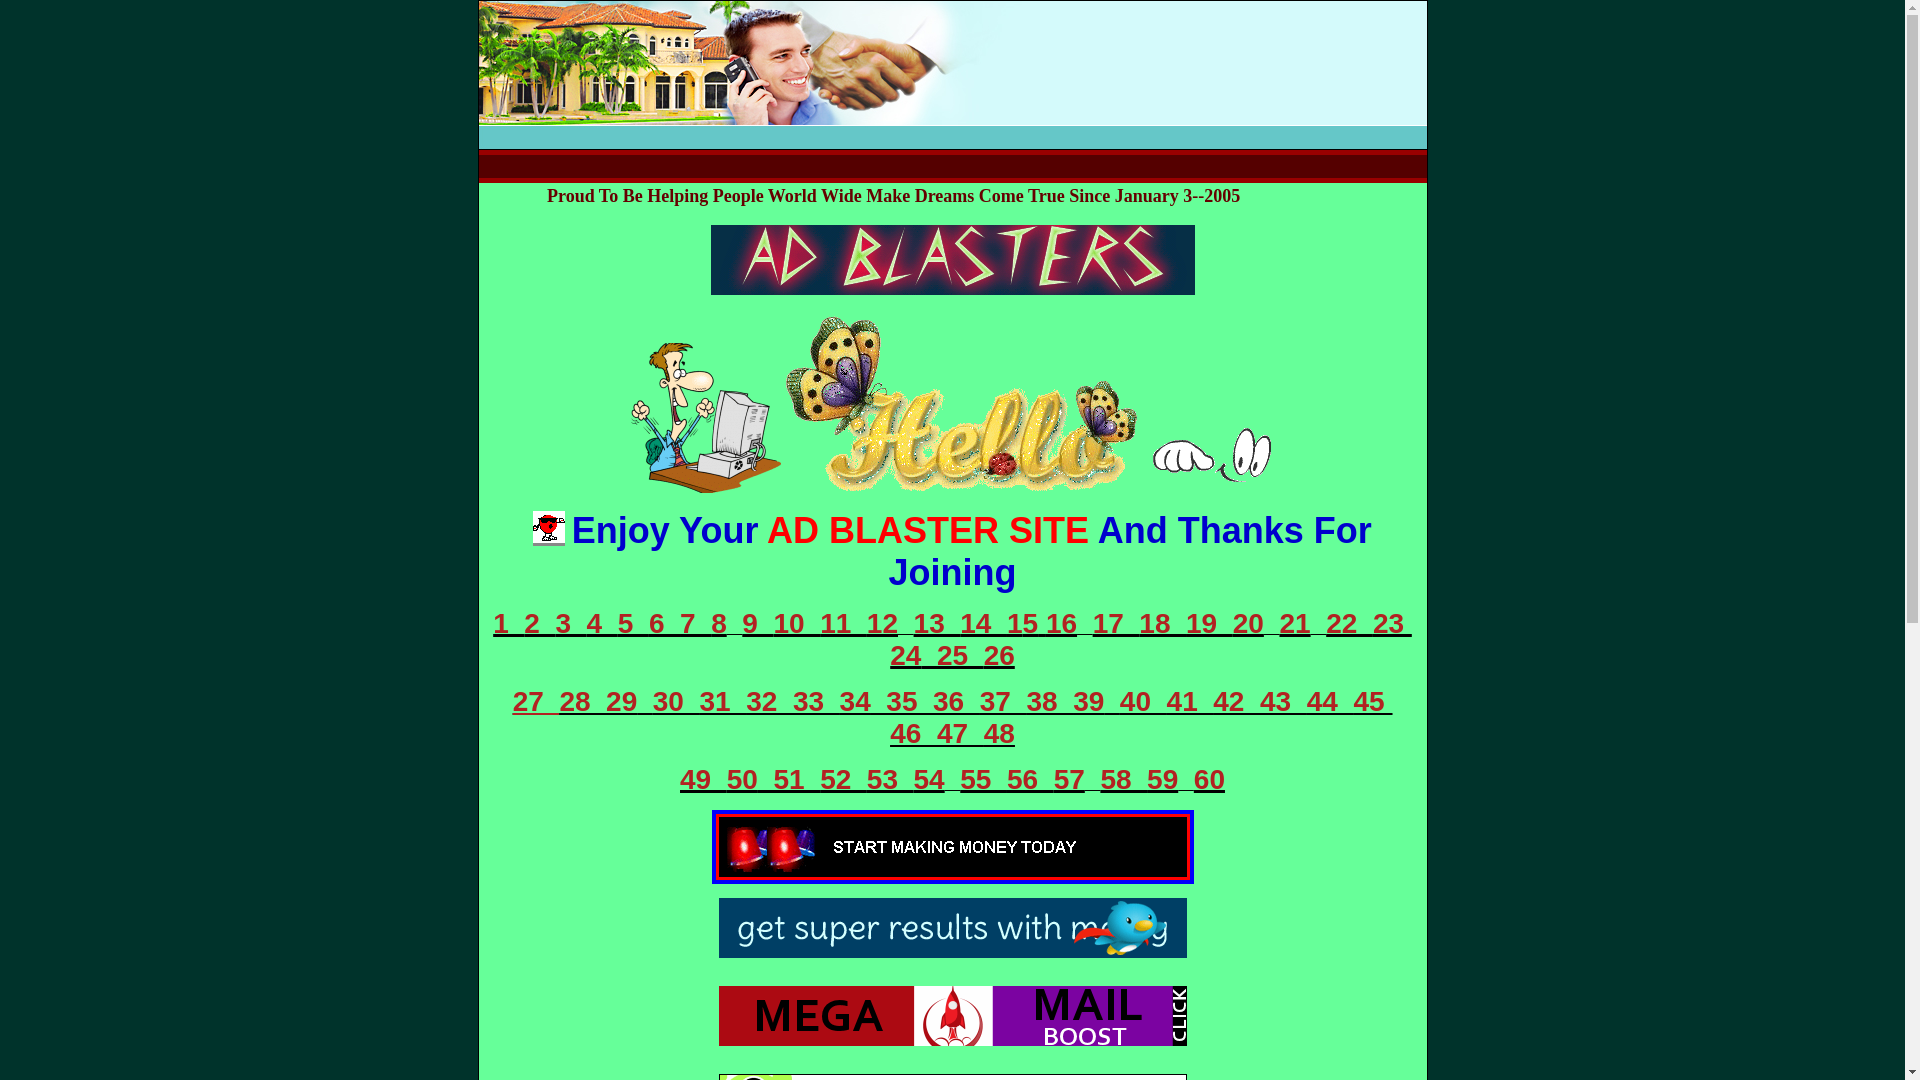  Describe the element at coordinates (1232, 622) in the screenshot. I see `'20'` at that location.